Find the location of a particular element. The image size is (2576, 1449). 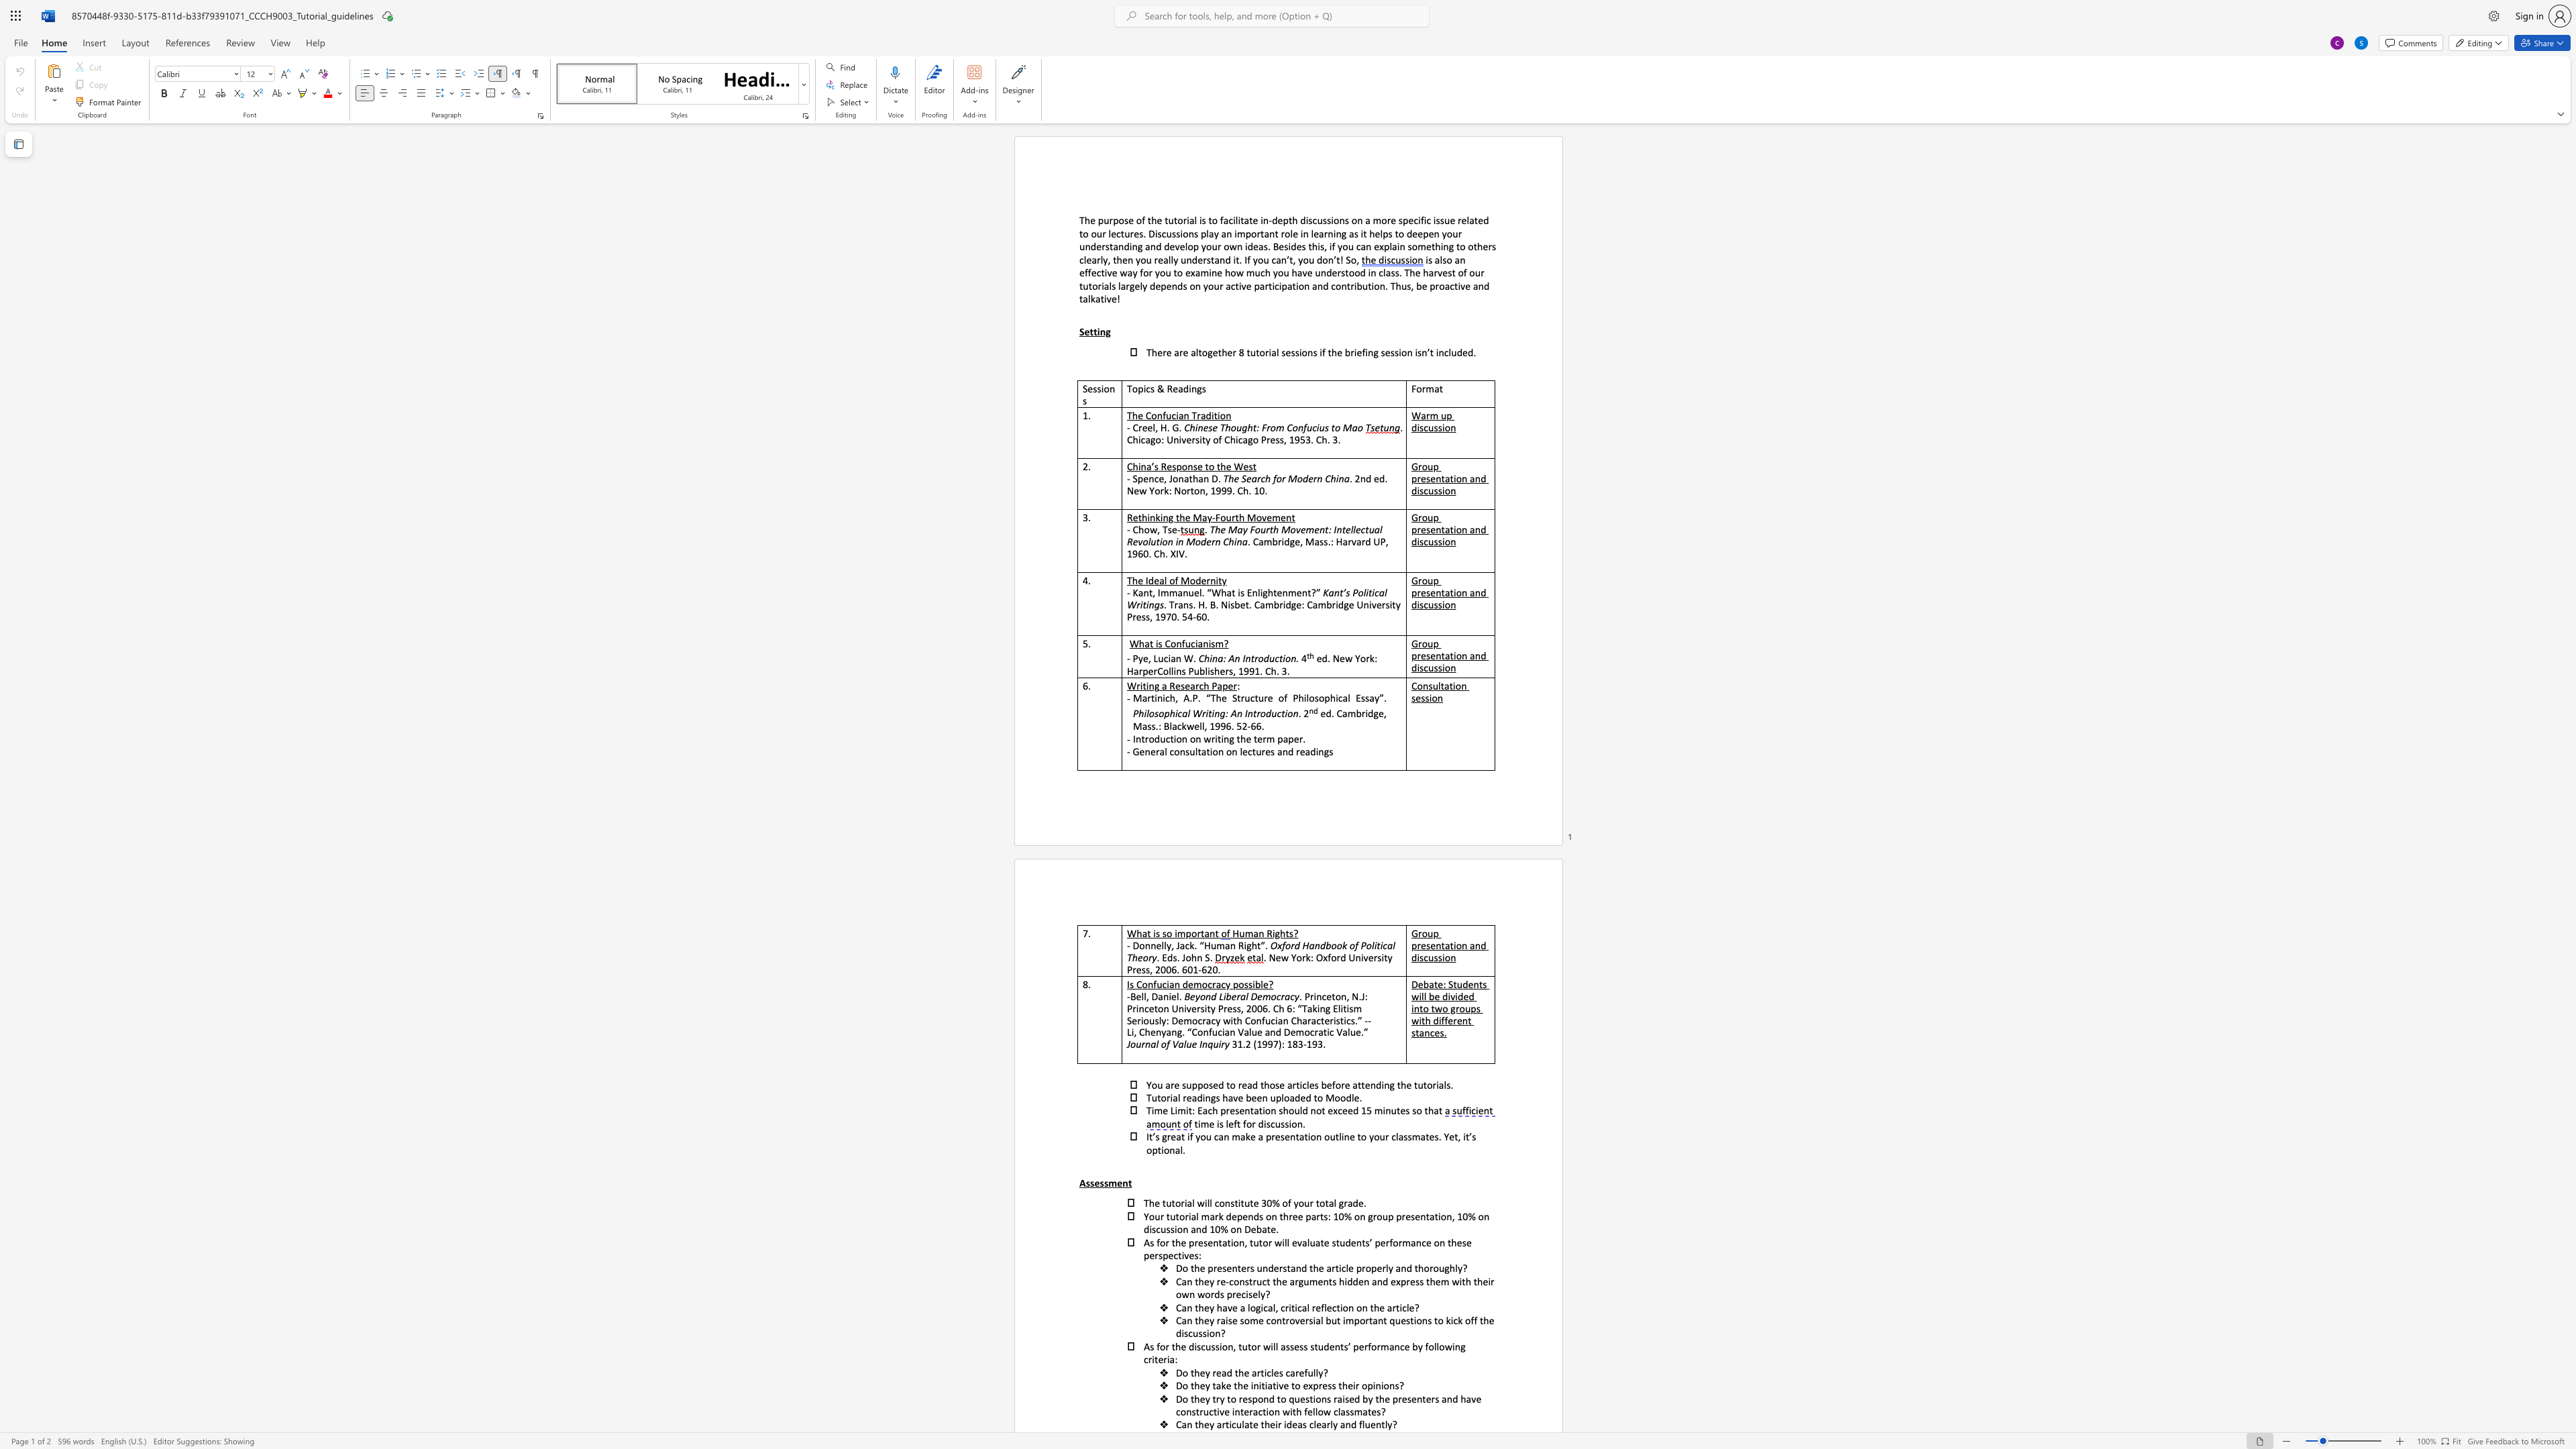

the subset text "ss" within the text "Group presentation and discussion" is located at coordinates (1434, 603).